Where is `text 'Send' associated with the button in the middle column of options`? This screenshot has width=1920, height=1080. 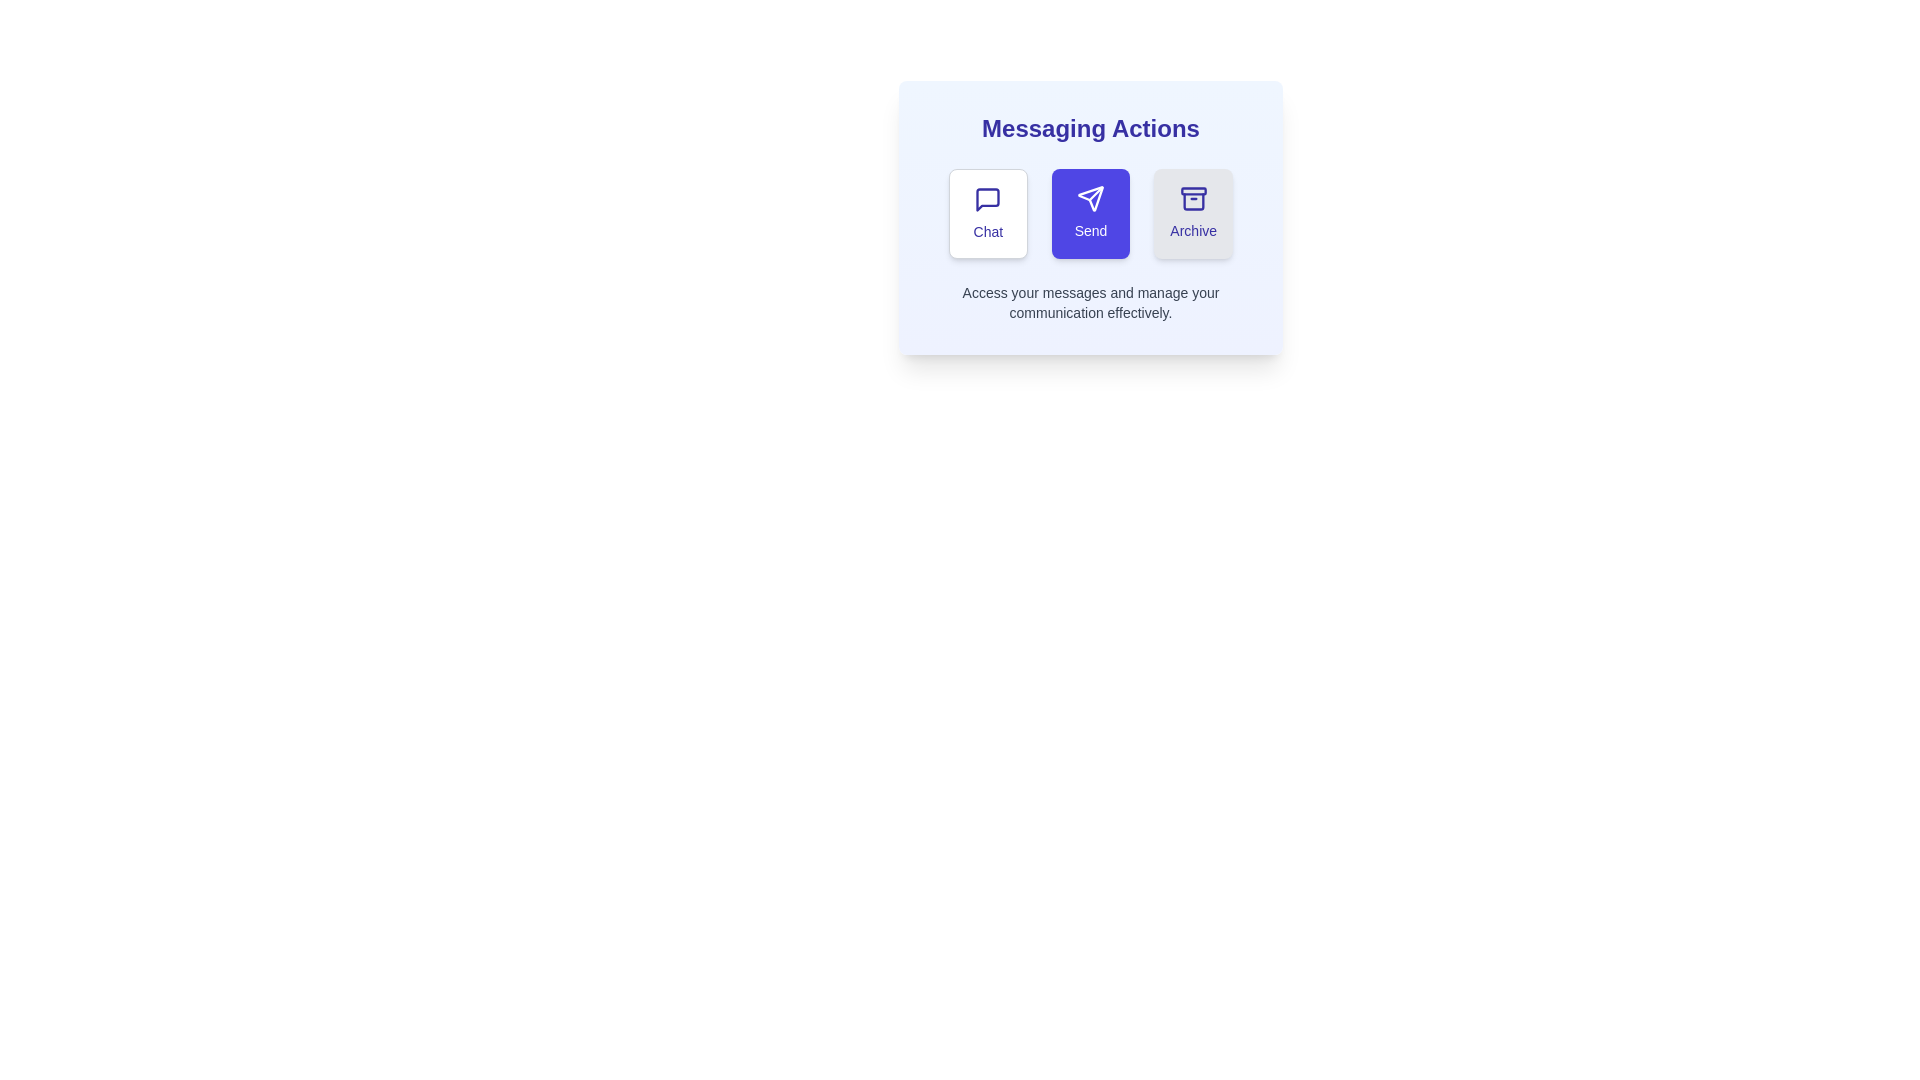
text 'Send' associated with the button in the middle column of options is located at coordinates (1089, 230).